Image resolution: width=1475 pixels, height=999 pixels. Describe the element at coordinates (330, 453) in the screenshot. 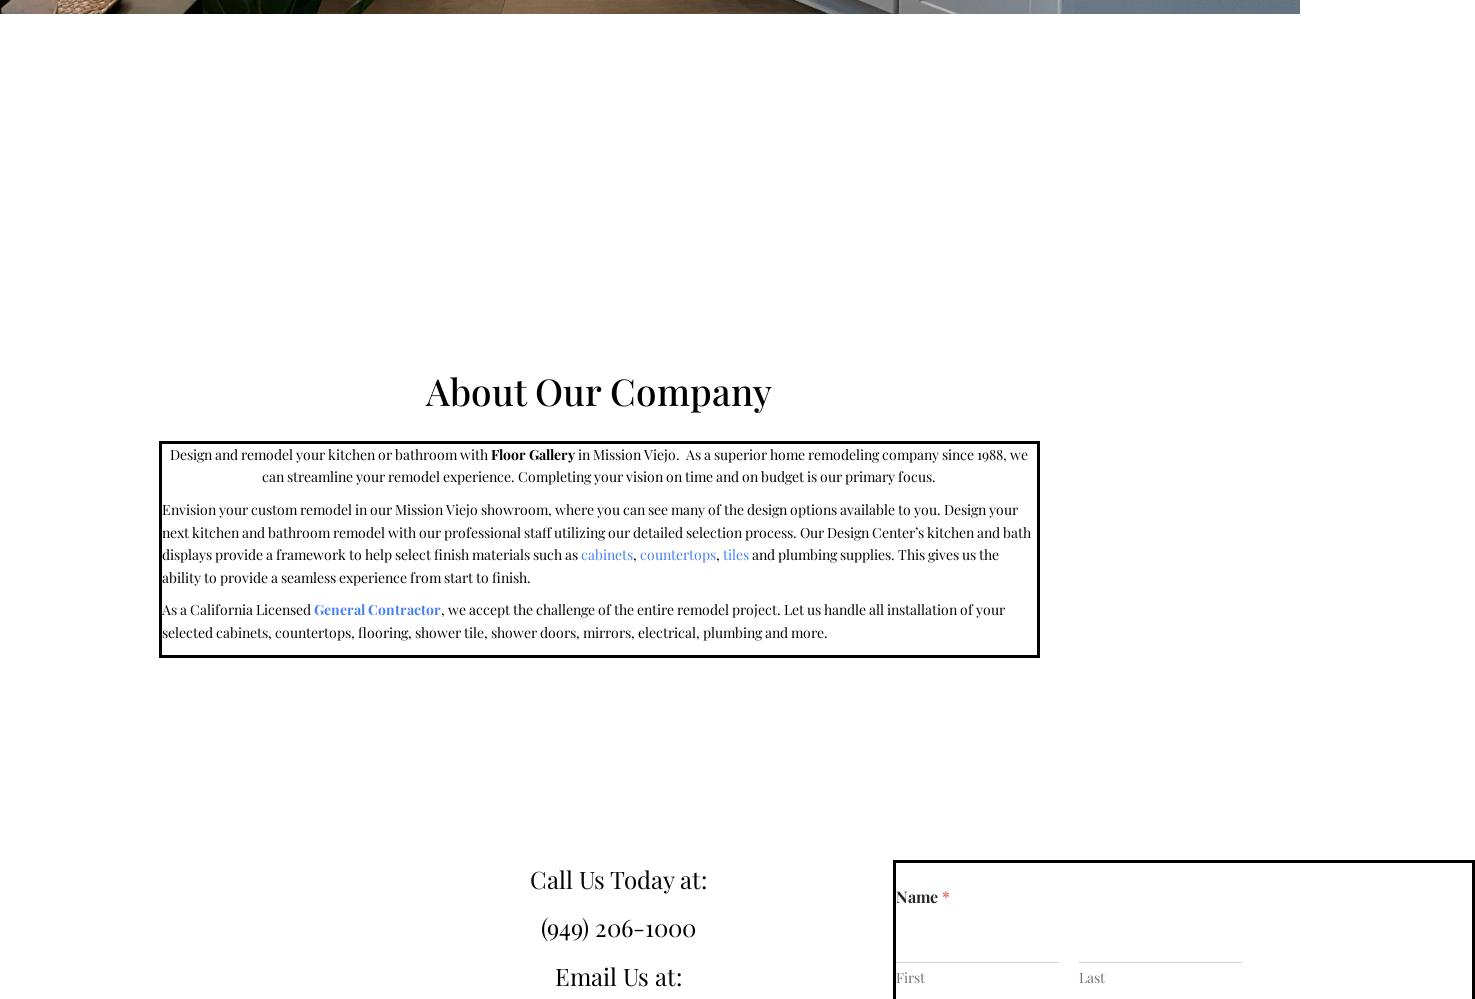

I see `'Design and remodel your kitchen or bathroom with'` at that location.